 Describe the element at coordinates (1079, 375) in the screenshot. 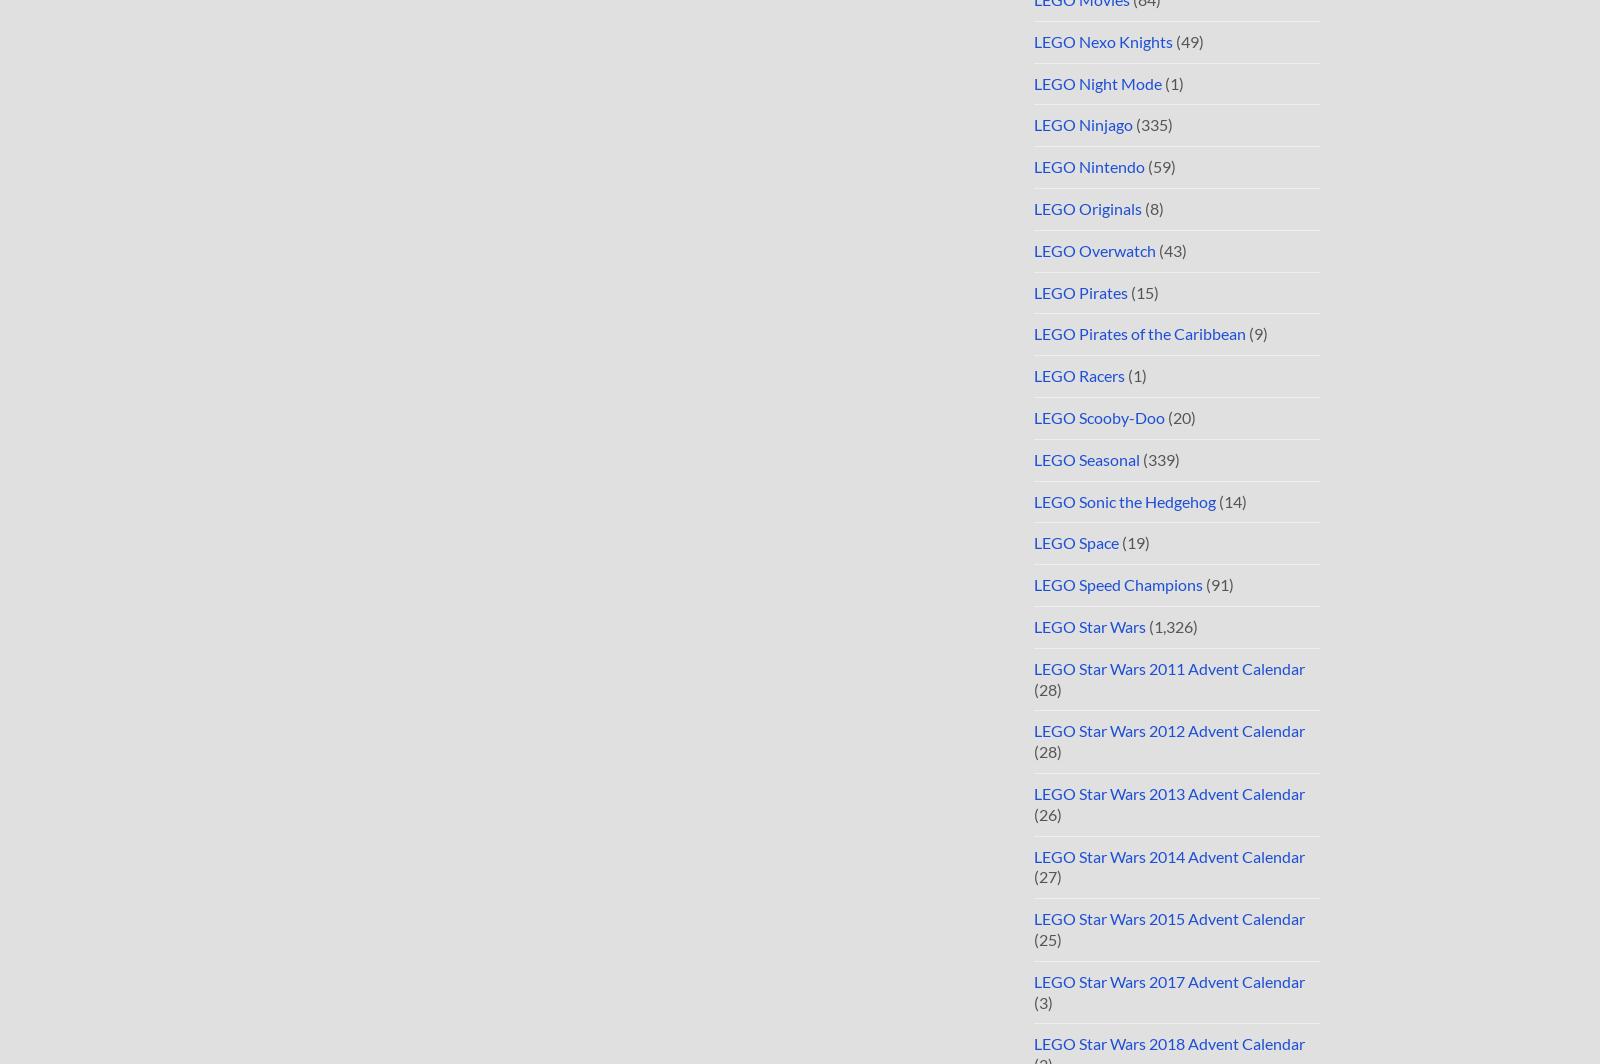

I see `'LEGO Racers'` at that location.